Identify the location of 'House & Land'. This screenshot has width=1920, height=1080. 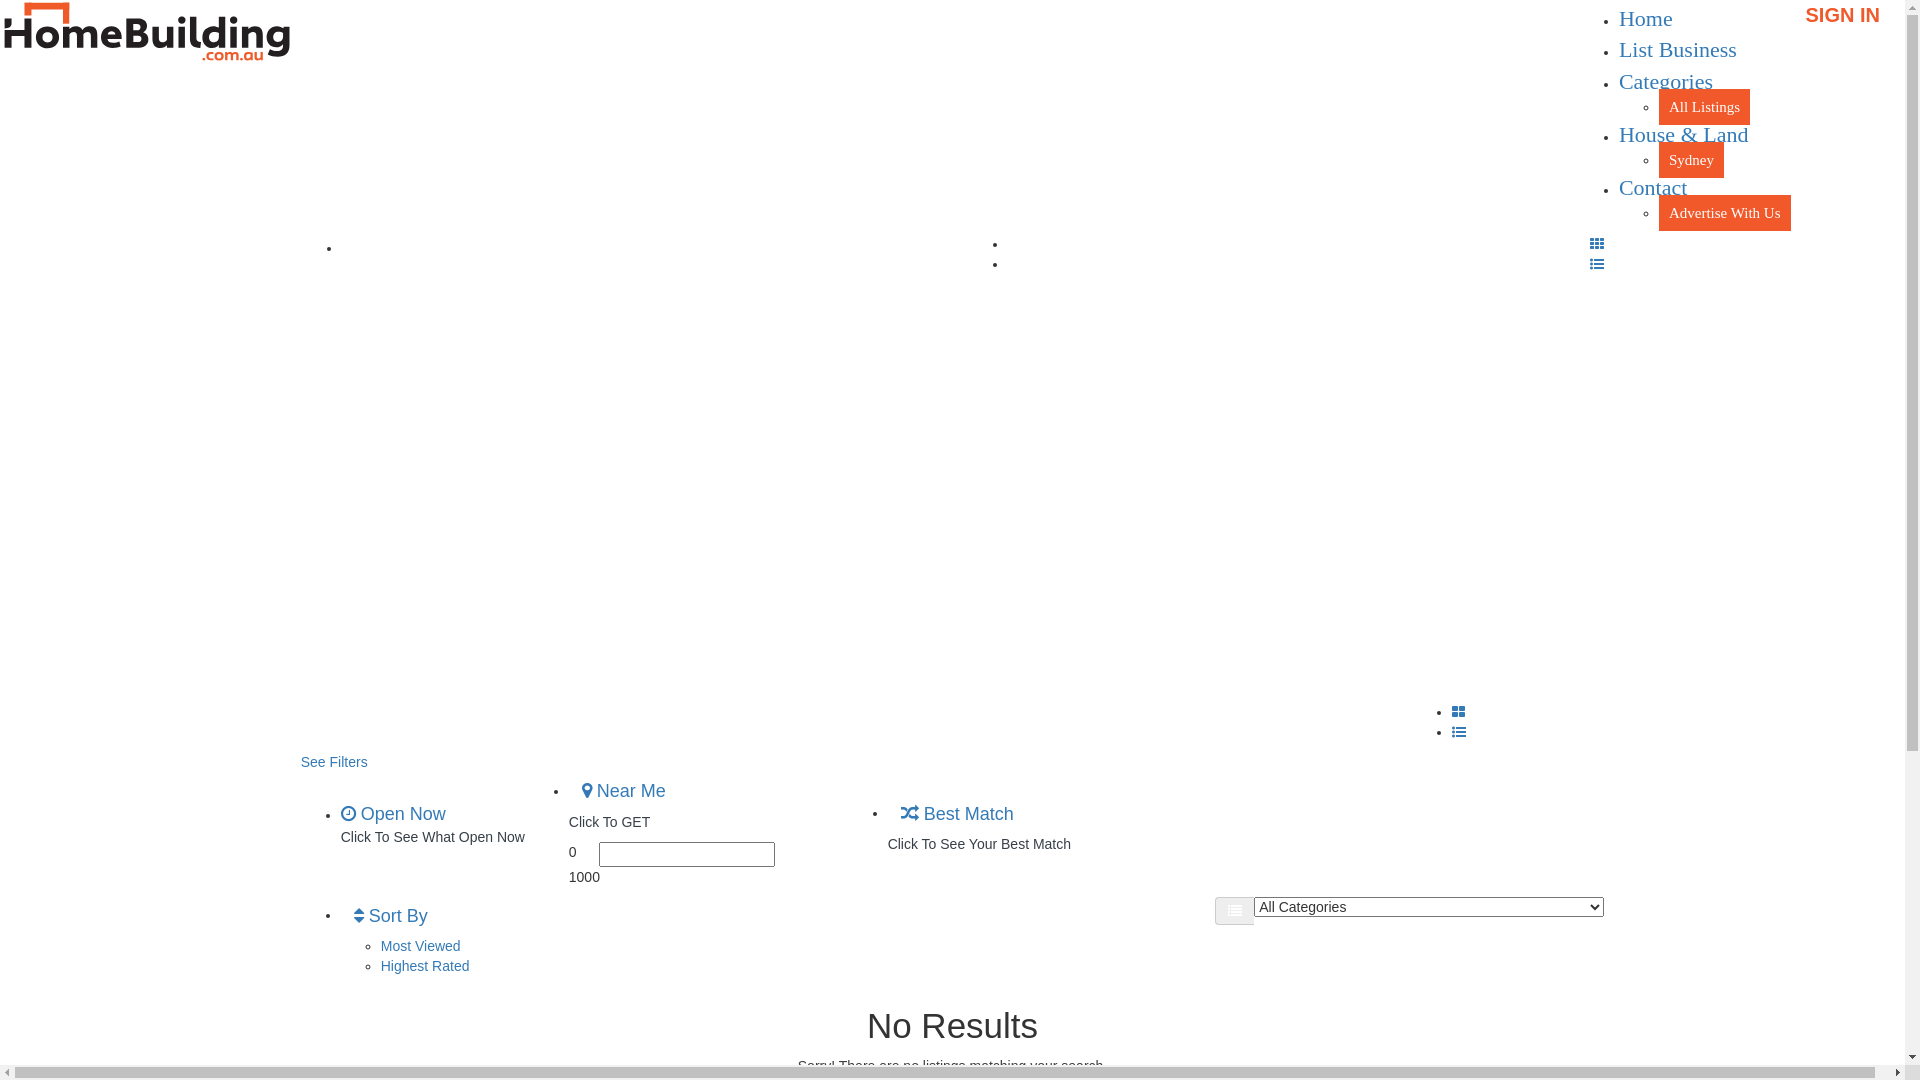
(1618, 134).